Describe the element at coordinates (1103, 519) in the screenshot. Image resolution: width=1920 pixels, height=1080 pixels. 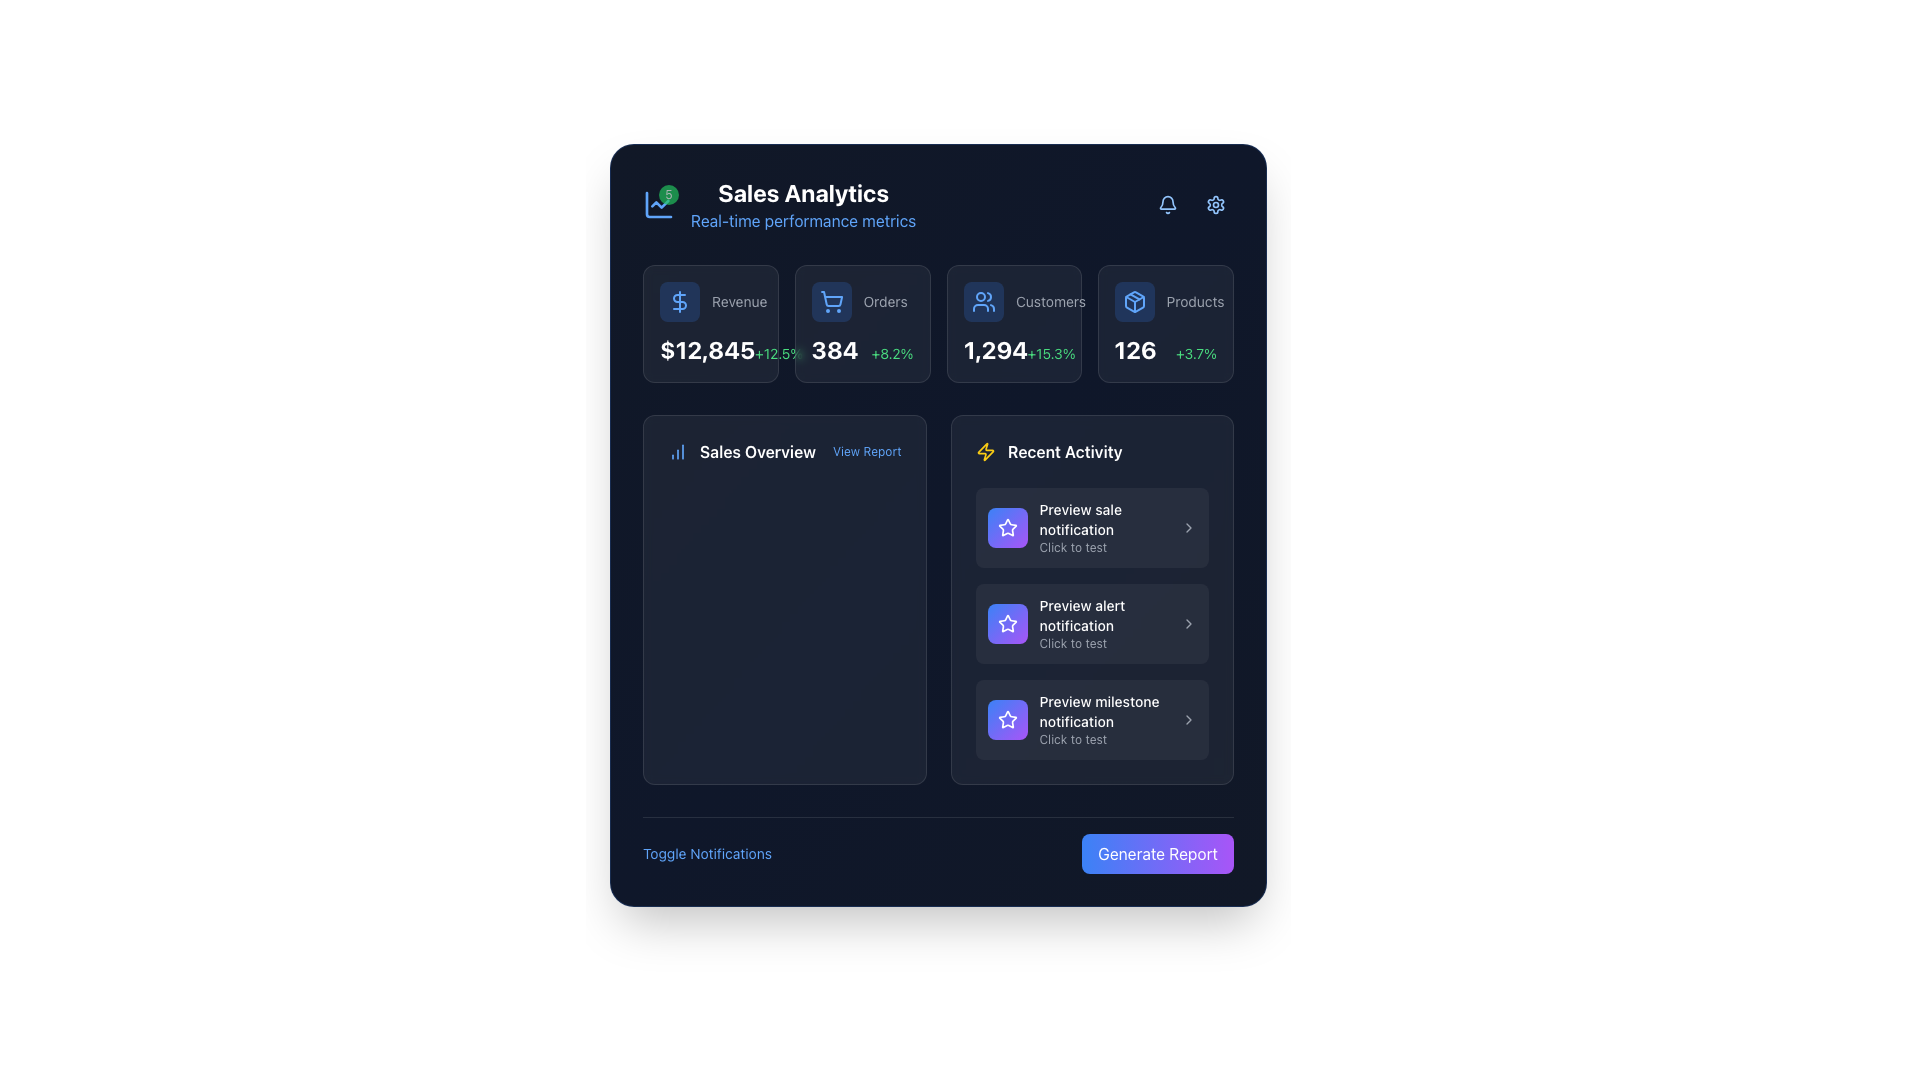
I see `the text label that states 'Preview sale notification', which is styled in a sans-serif font, white color, and located in the 'Recent Activity' section above the 'Click to test' text` at that location.